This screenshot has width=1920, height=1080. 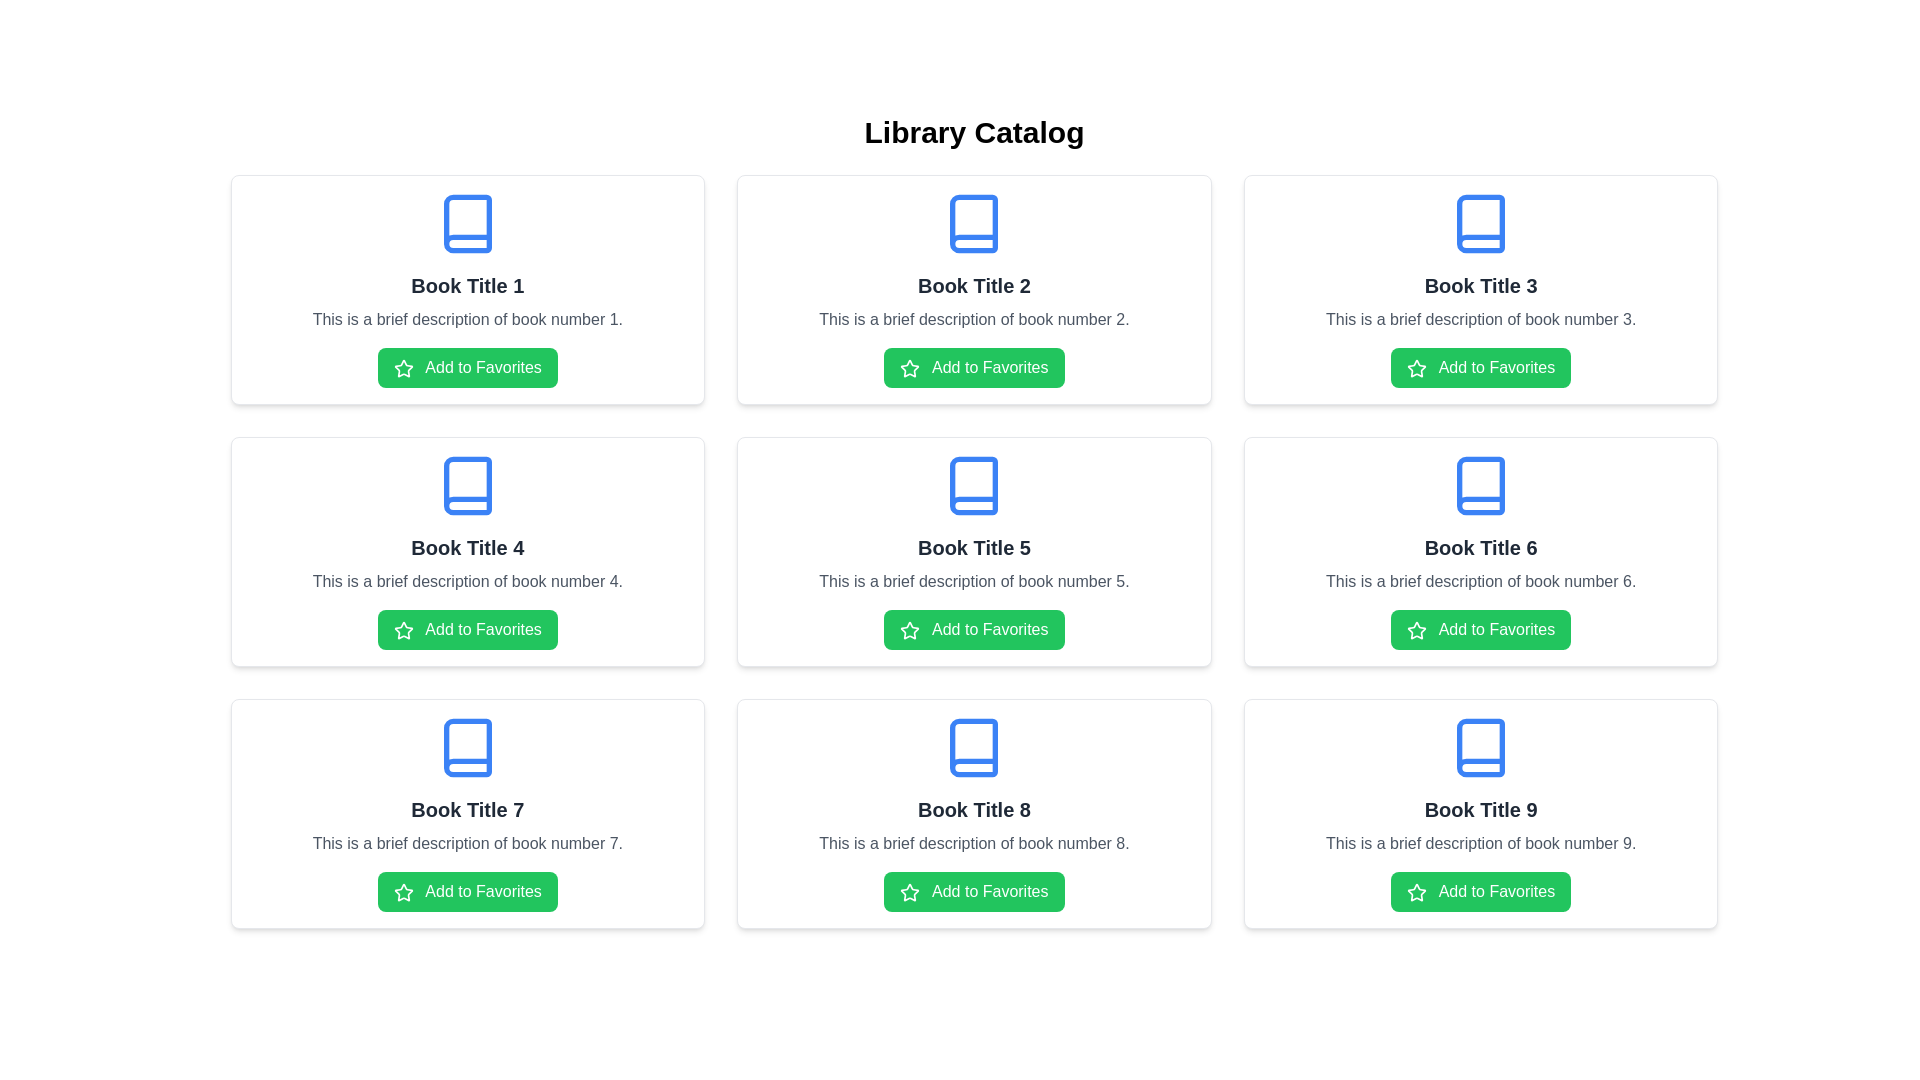 What do you see at coordinates (1481, 582) in the screenshot?
I see `description displayed in the text block that says 'This is a brief description of book number 6.' located below the title 'Book Title 6.'` at bounding box center [1481, 582].